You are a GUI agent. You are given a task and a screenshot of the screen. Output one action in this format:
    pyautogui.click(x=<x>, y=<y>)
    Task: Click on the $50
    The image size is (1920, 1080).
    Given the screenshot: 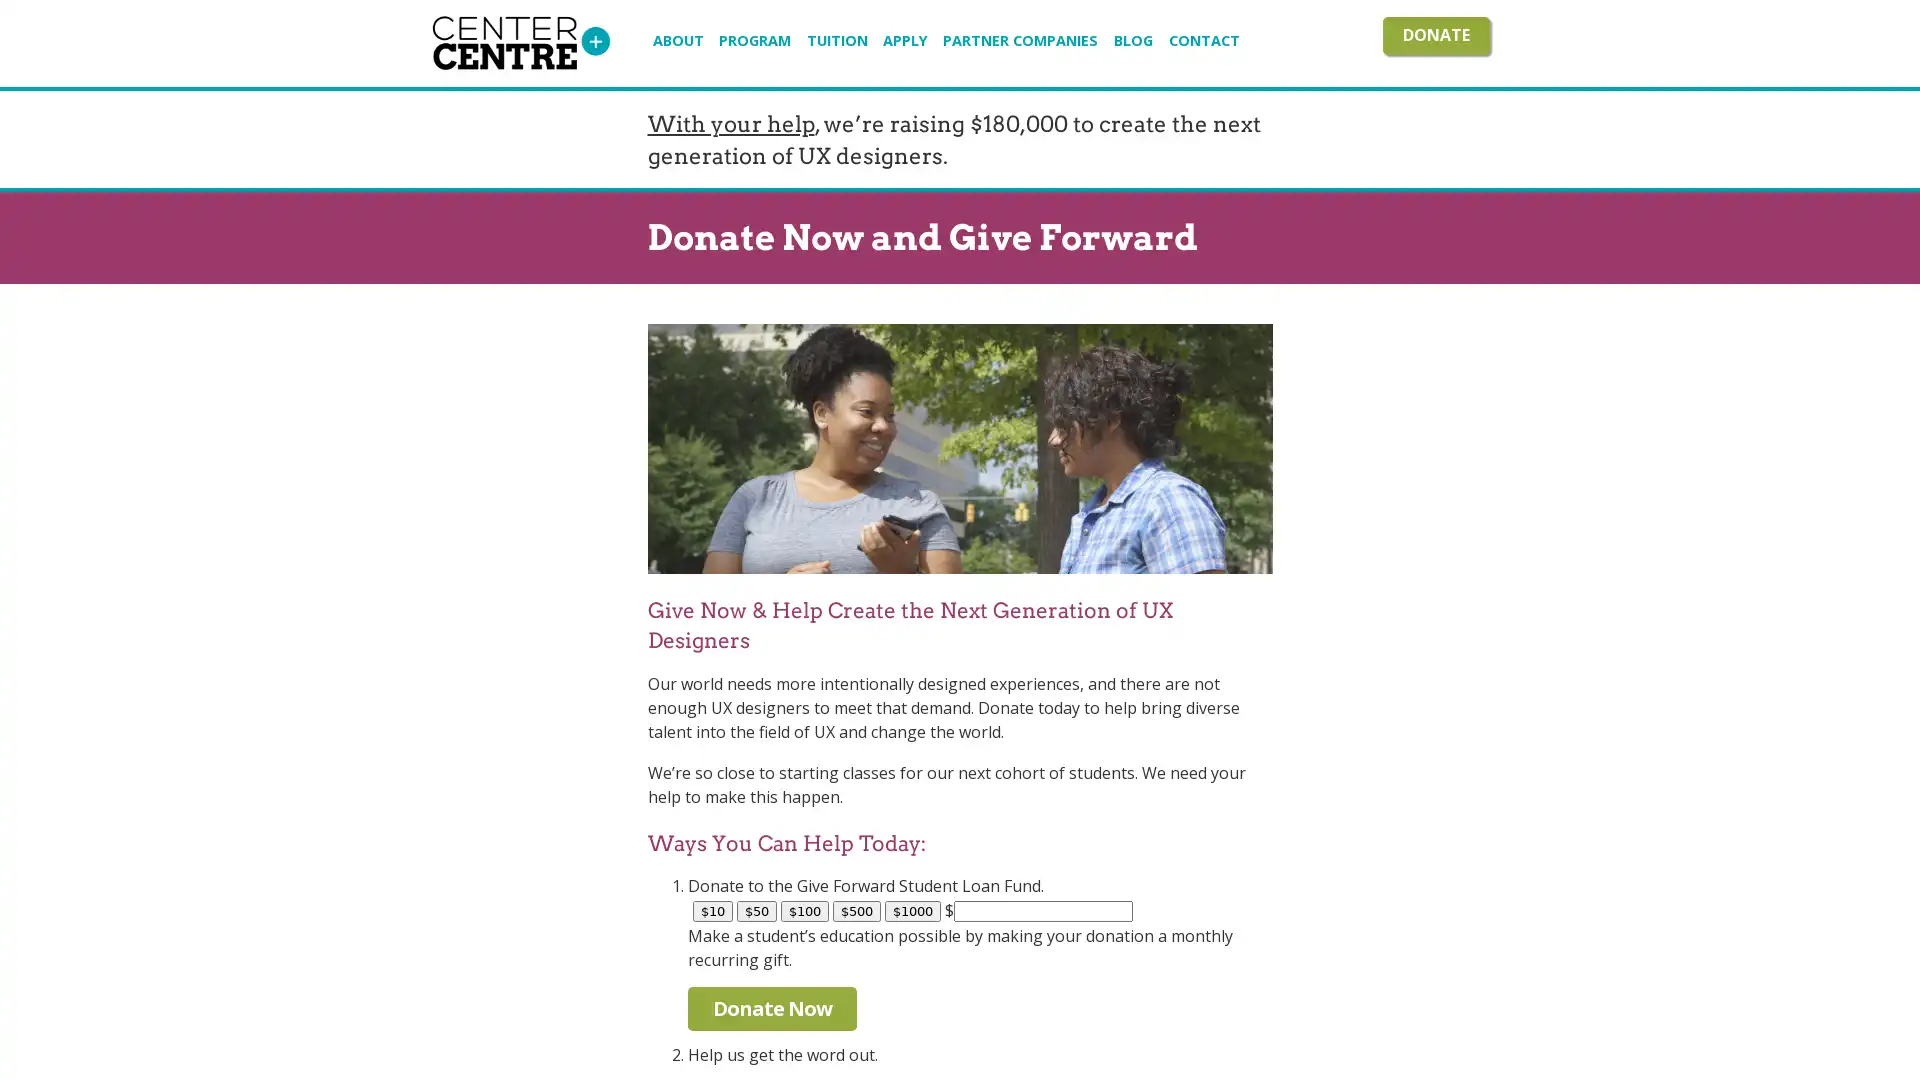 What is the action you would take?
    pyautogui.click(x=755, y=910)
    